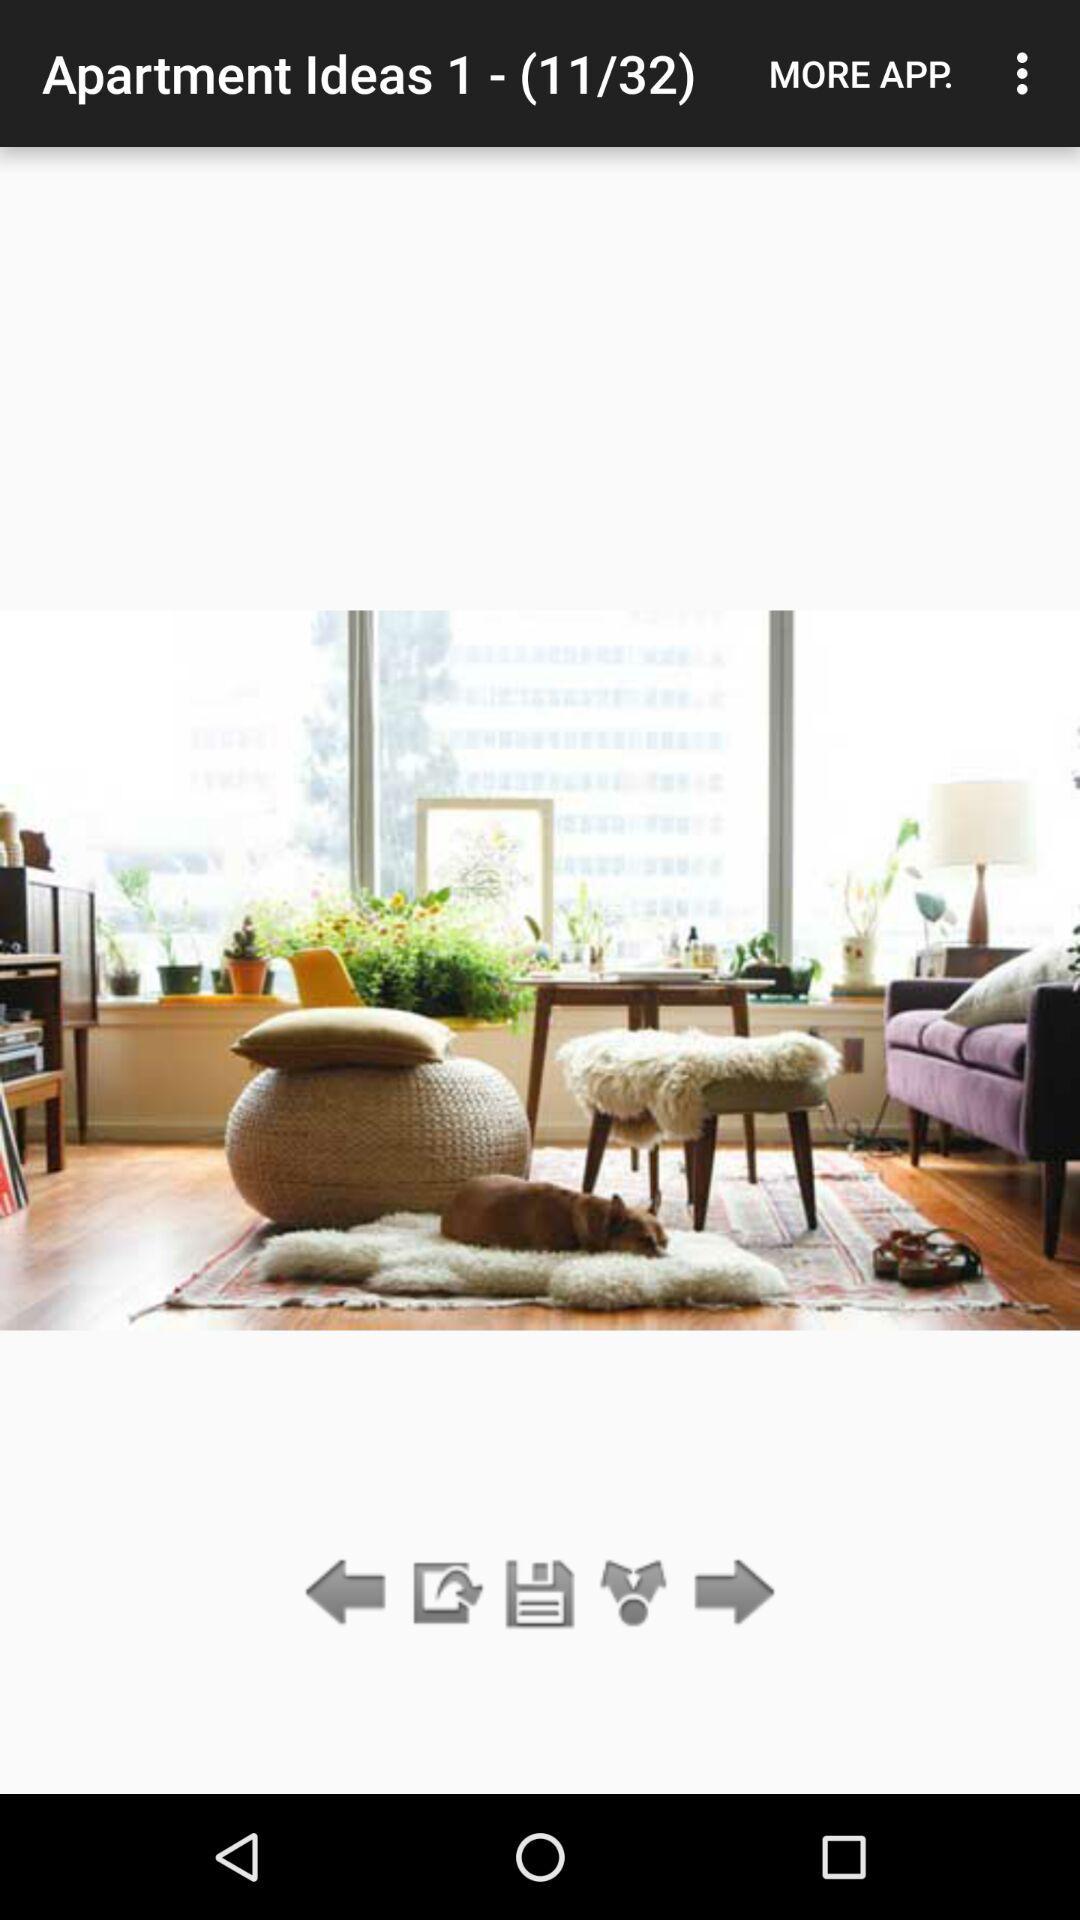  I want to click on the icon next to more app. item, so click(1027, 73).